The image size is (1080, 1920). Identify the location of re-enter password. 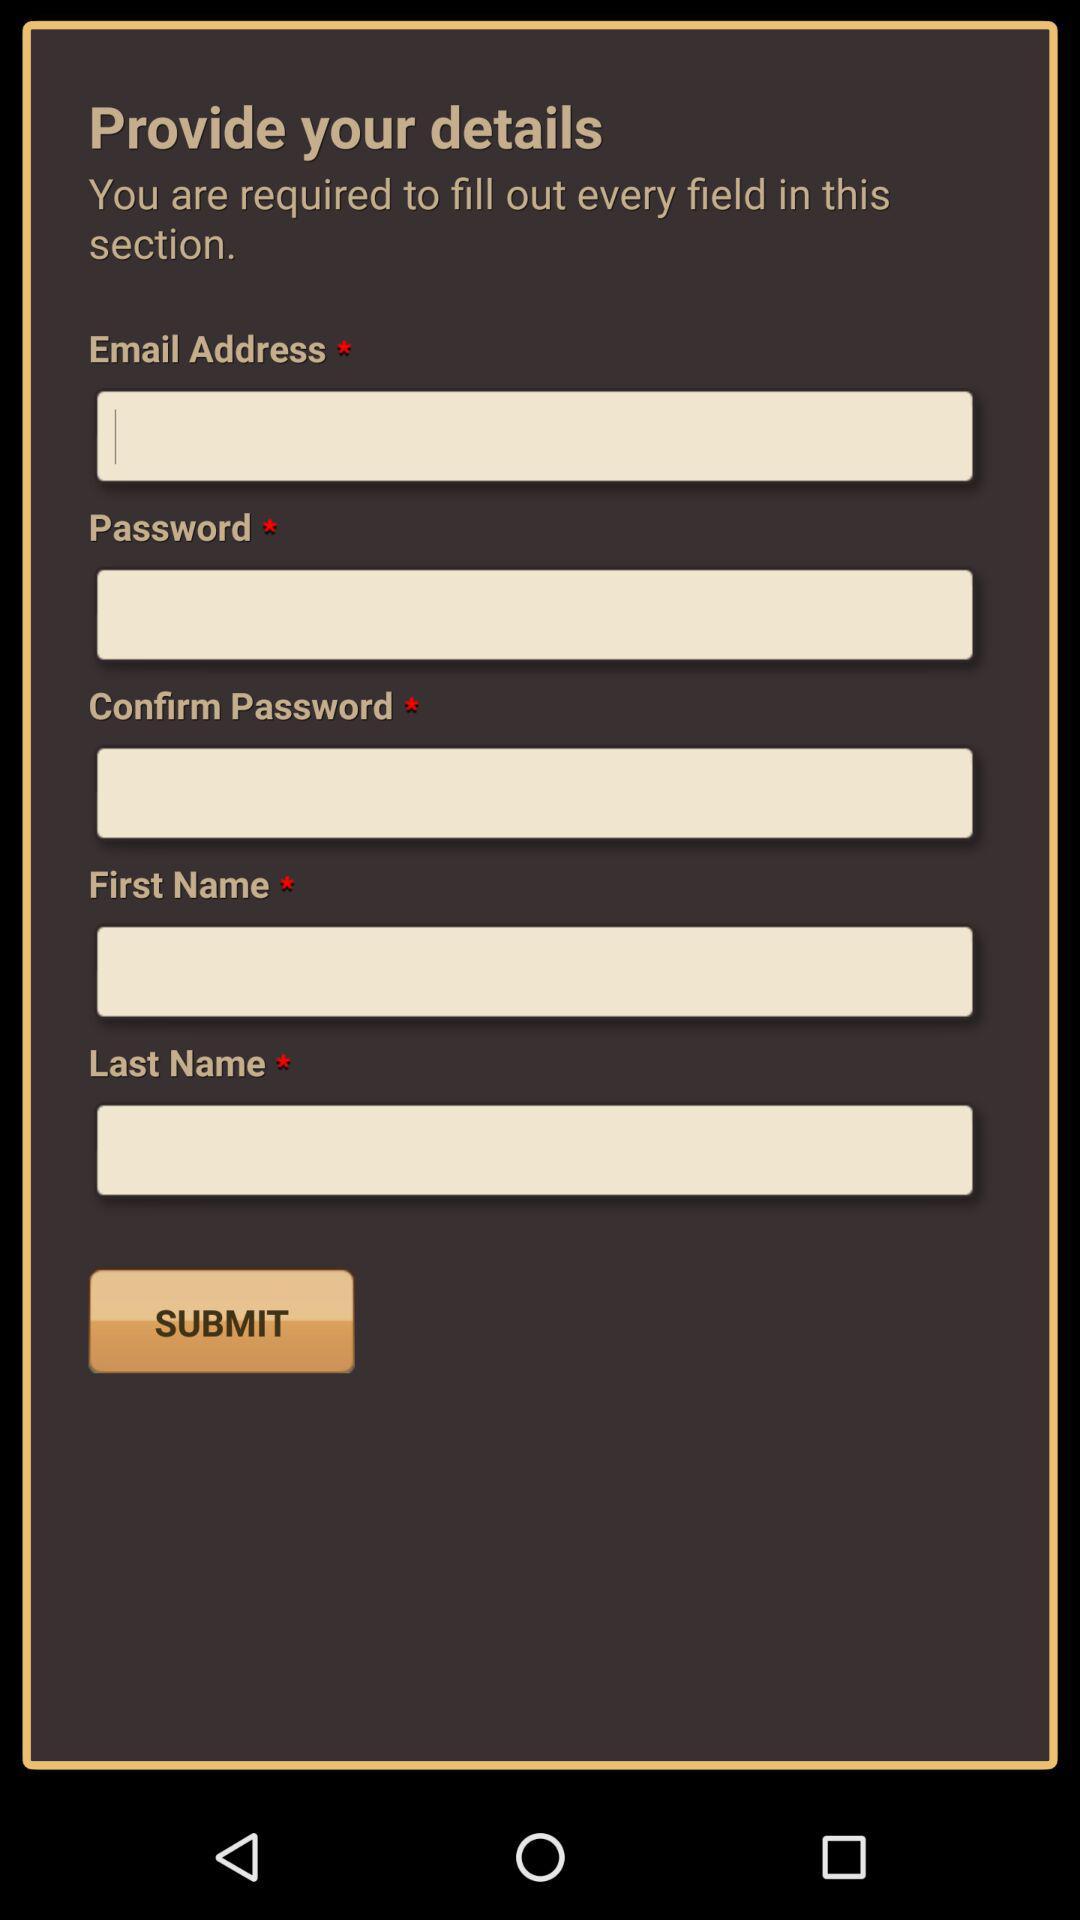
(540, 801).